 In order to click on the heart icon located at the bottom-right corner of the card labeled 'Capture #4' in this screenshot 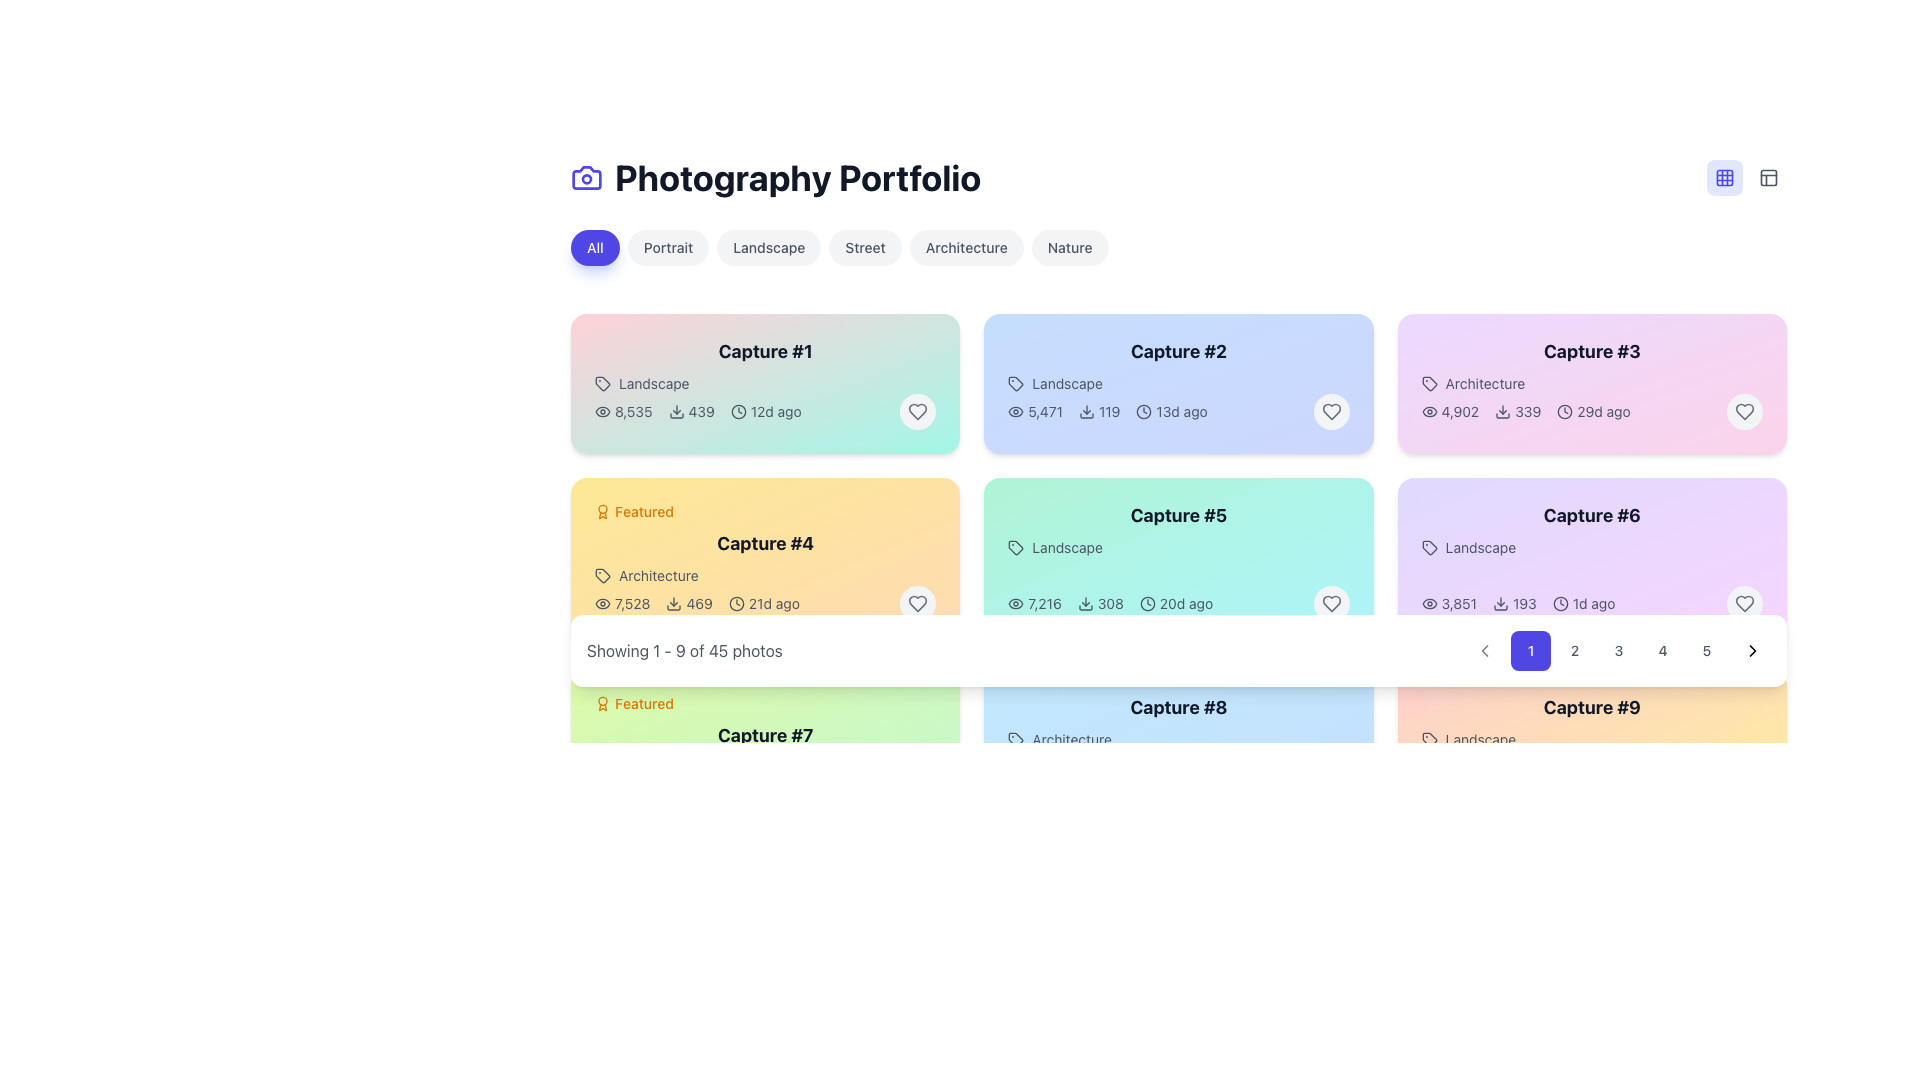, I will do `click(917, 603)`.